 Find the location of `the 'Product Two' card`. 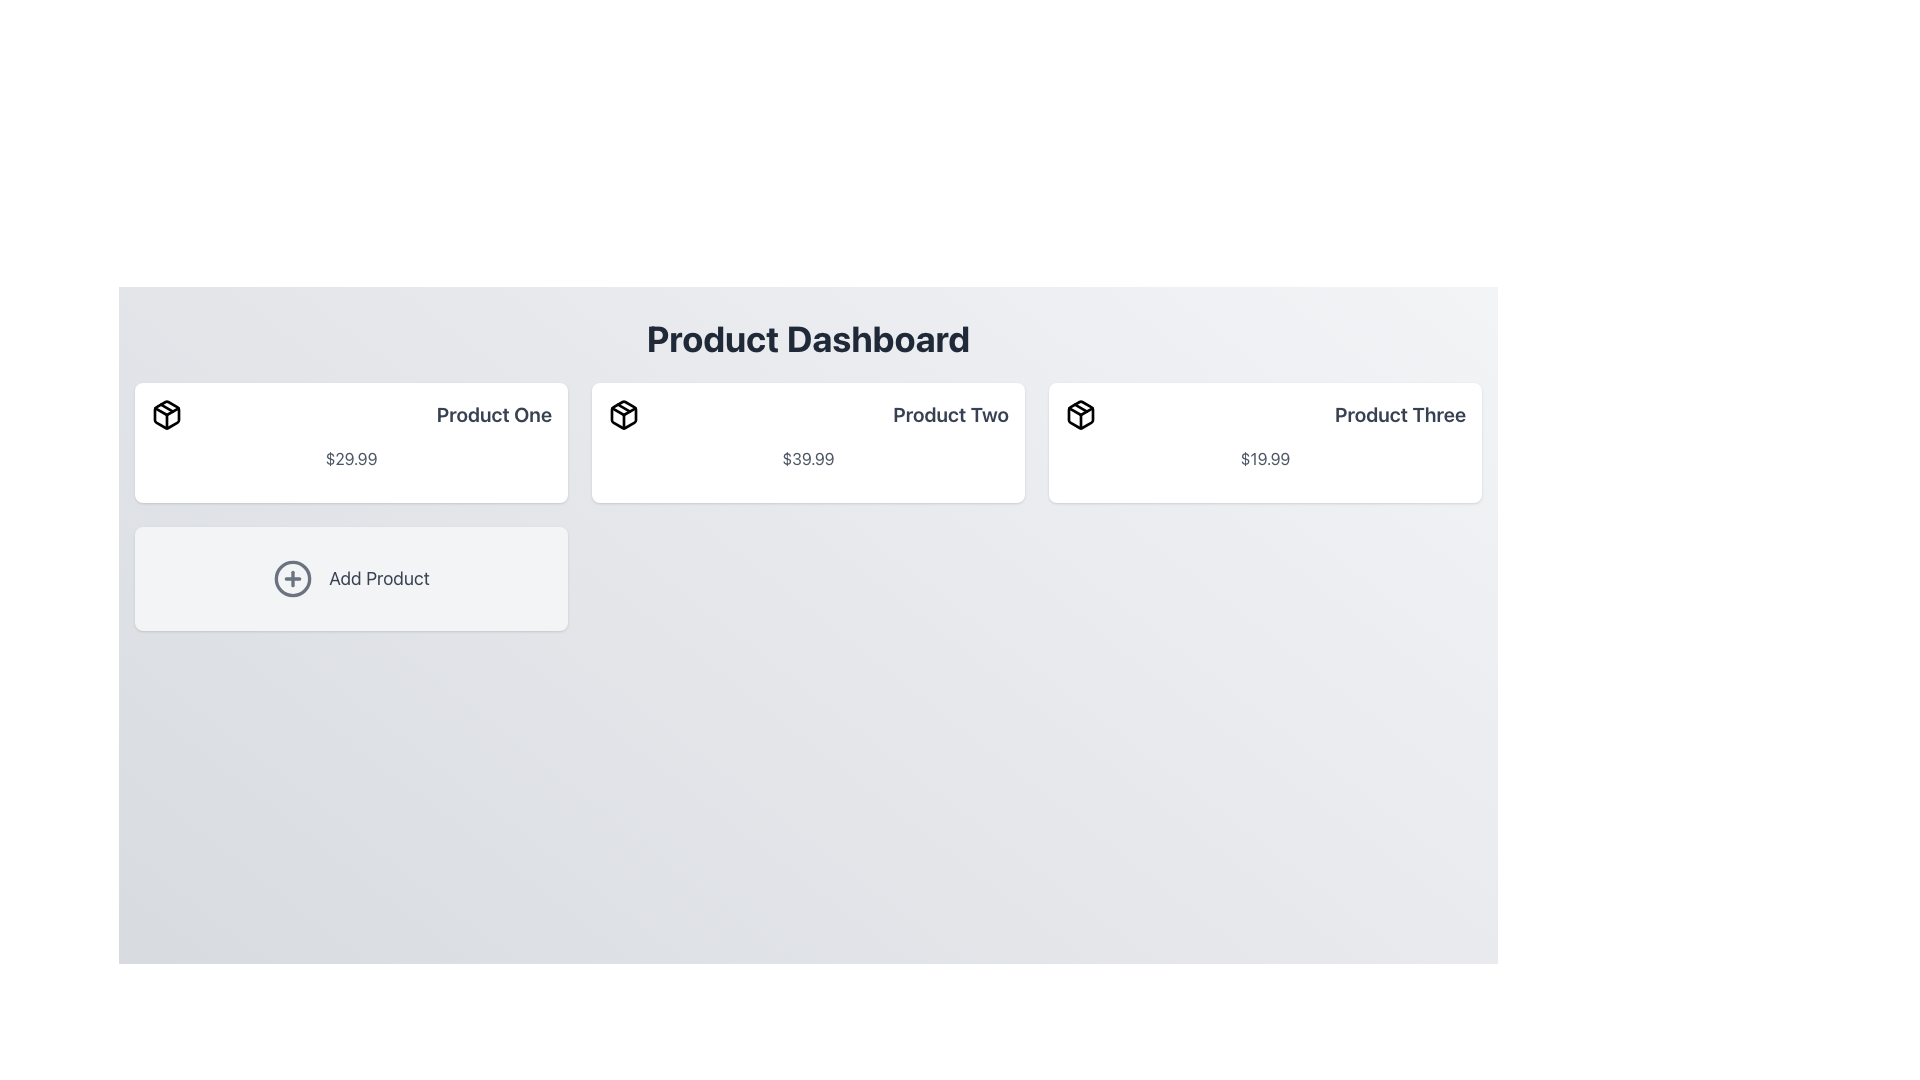

the 'Product Two' card is located at coordinates (808, 442).